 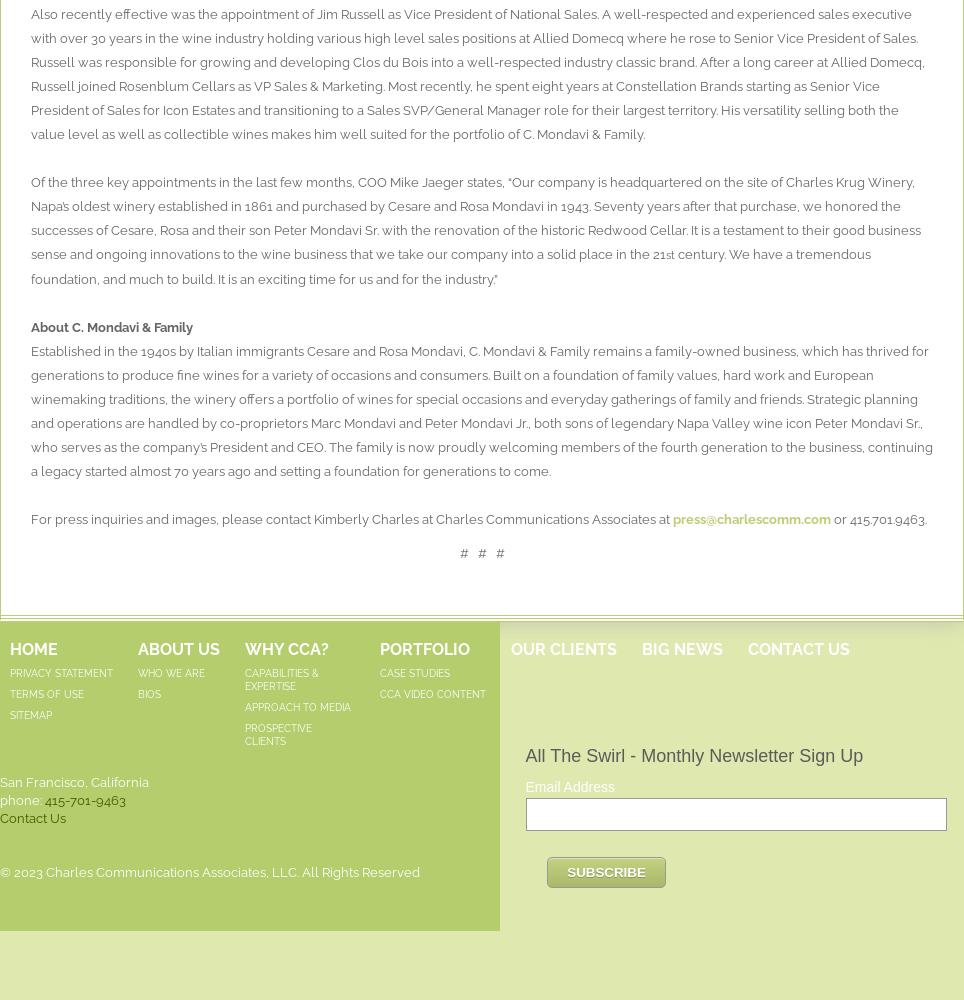 What do you see at coordinates (563, 648) in the screenshot?
I see `'Our Clients'` at bounding box center [563, 648].